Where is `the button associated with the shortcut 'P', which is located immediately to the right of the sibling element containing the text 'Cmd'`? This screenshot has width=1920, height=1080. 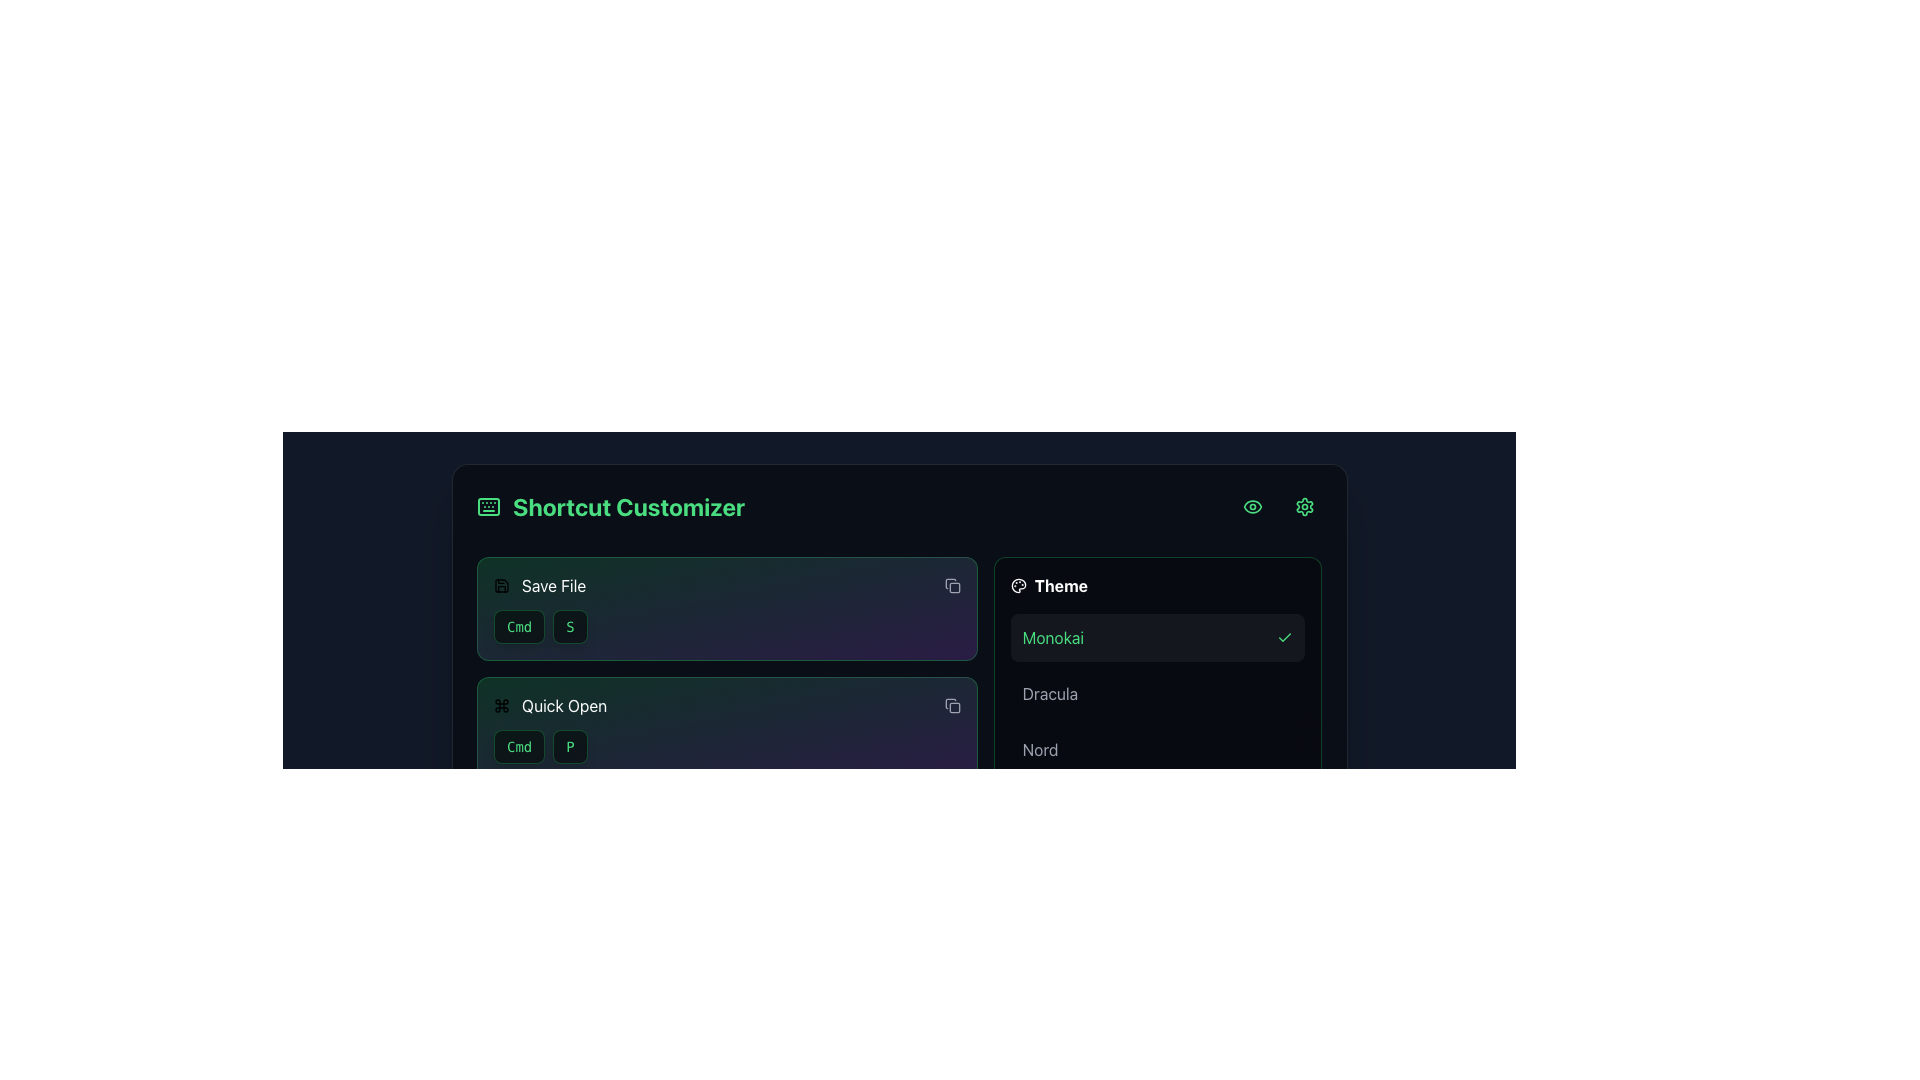
the button associated with the shortcut 'P', which is located immediately to the right of the sibling element containing the text 'Cmd' is located at coordinates (569, 747).